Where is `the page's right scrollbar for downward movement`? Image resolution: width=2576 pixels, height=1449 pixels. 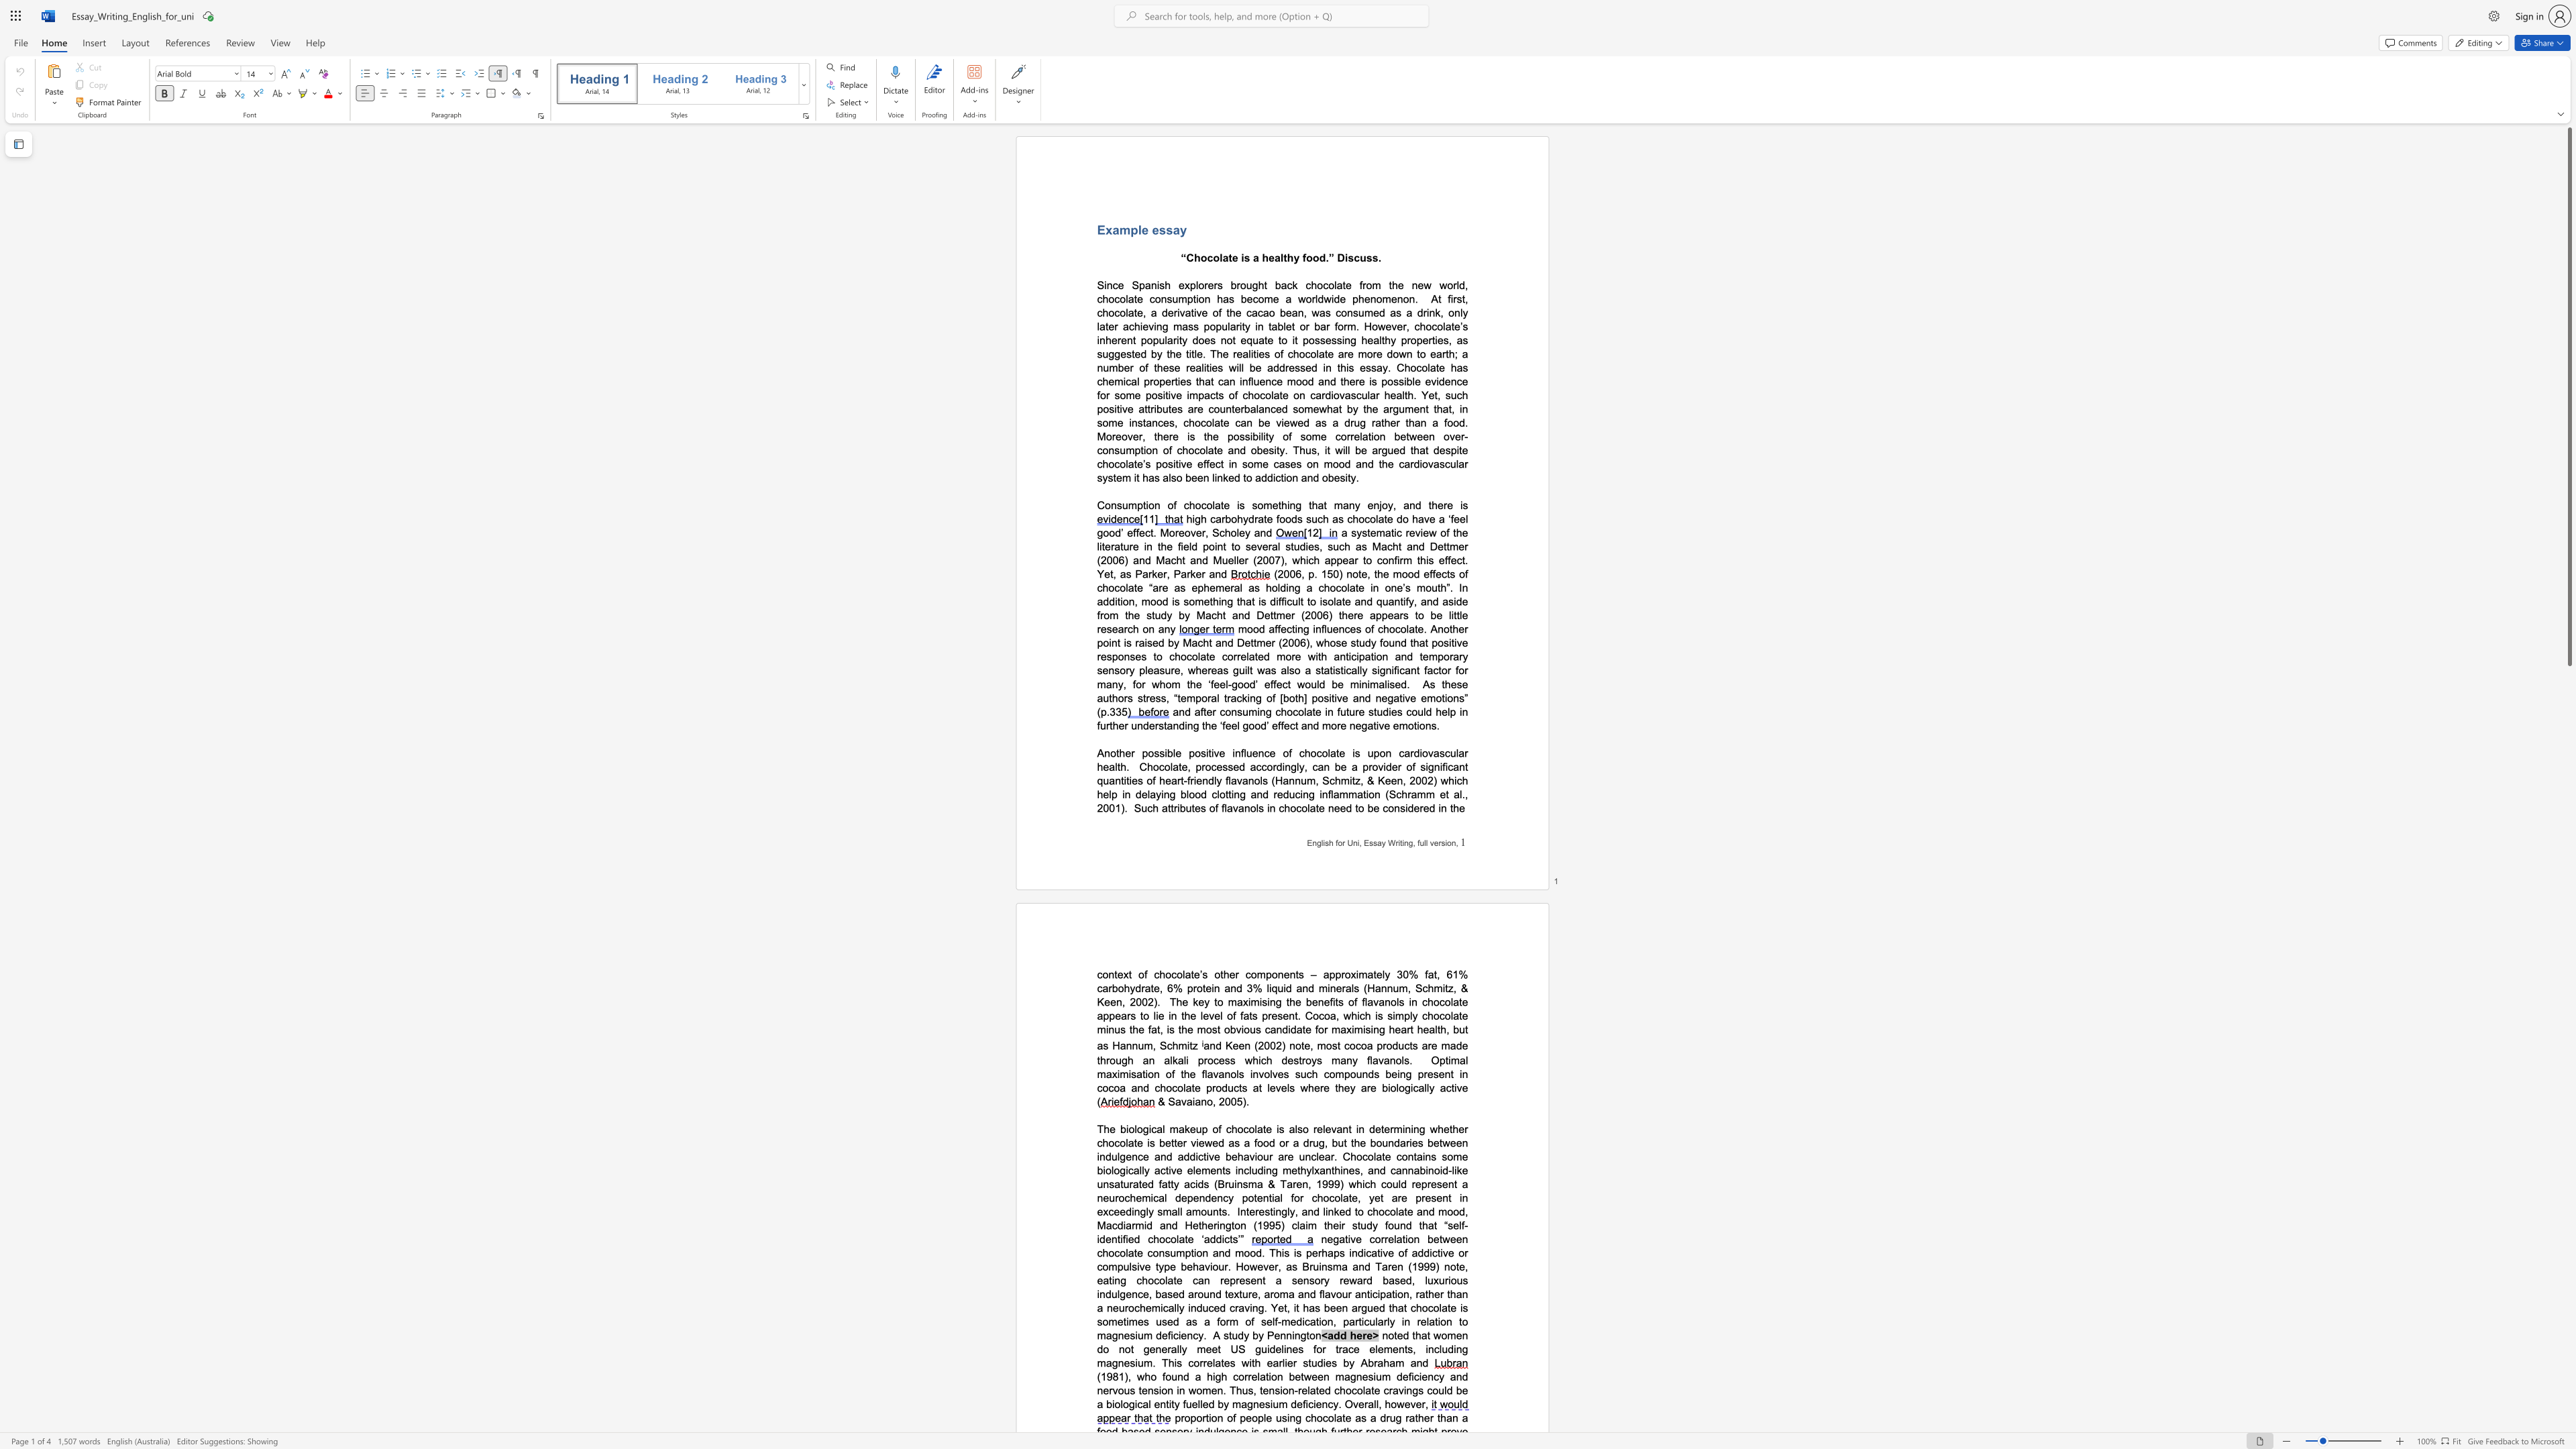
the page's right scrollbar for downward movement is located at coordinates (2568, 1087).